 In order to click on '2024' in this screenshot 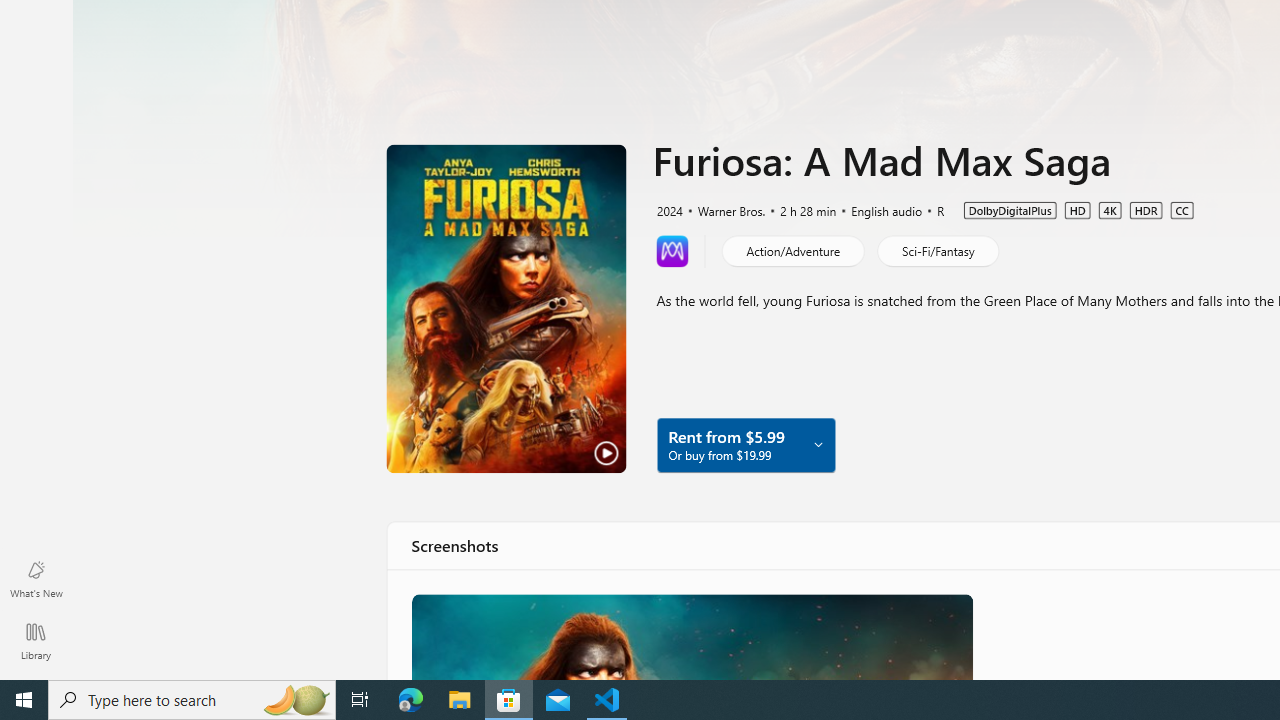, I will do `click(668, 209)`.